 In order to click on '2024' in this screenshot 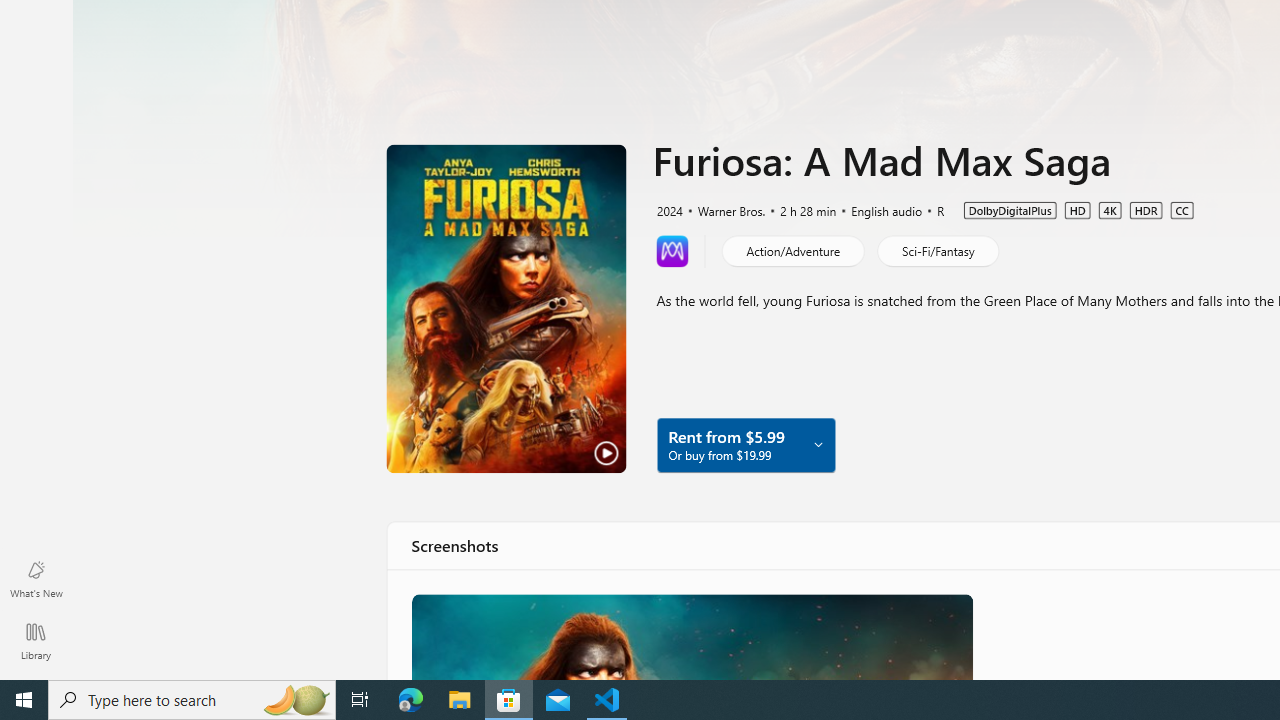, I will do `click(668, 209)`.